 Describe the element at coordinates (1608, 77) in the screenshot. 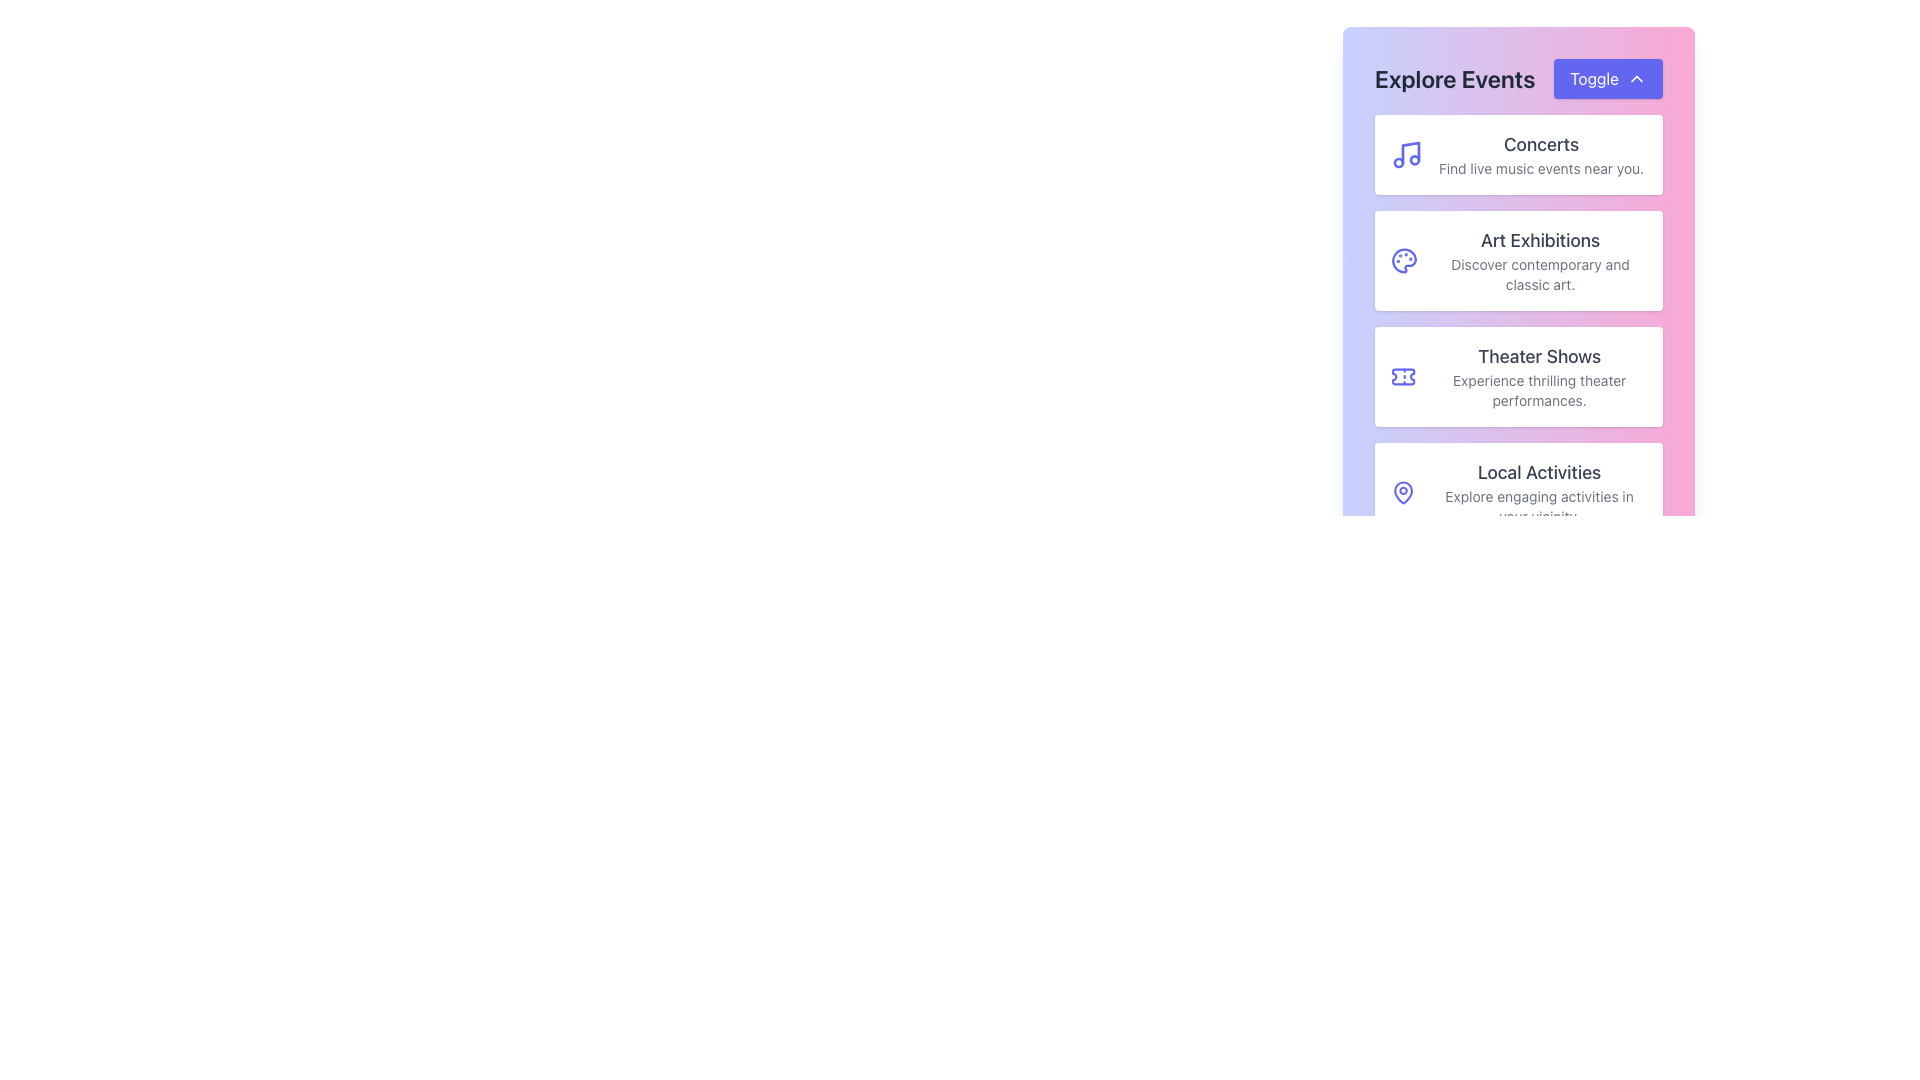

I see `the toggle button labeled 'Toggle' with a vibrant indigo background and a downward chevron icon` at that location.